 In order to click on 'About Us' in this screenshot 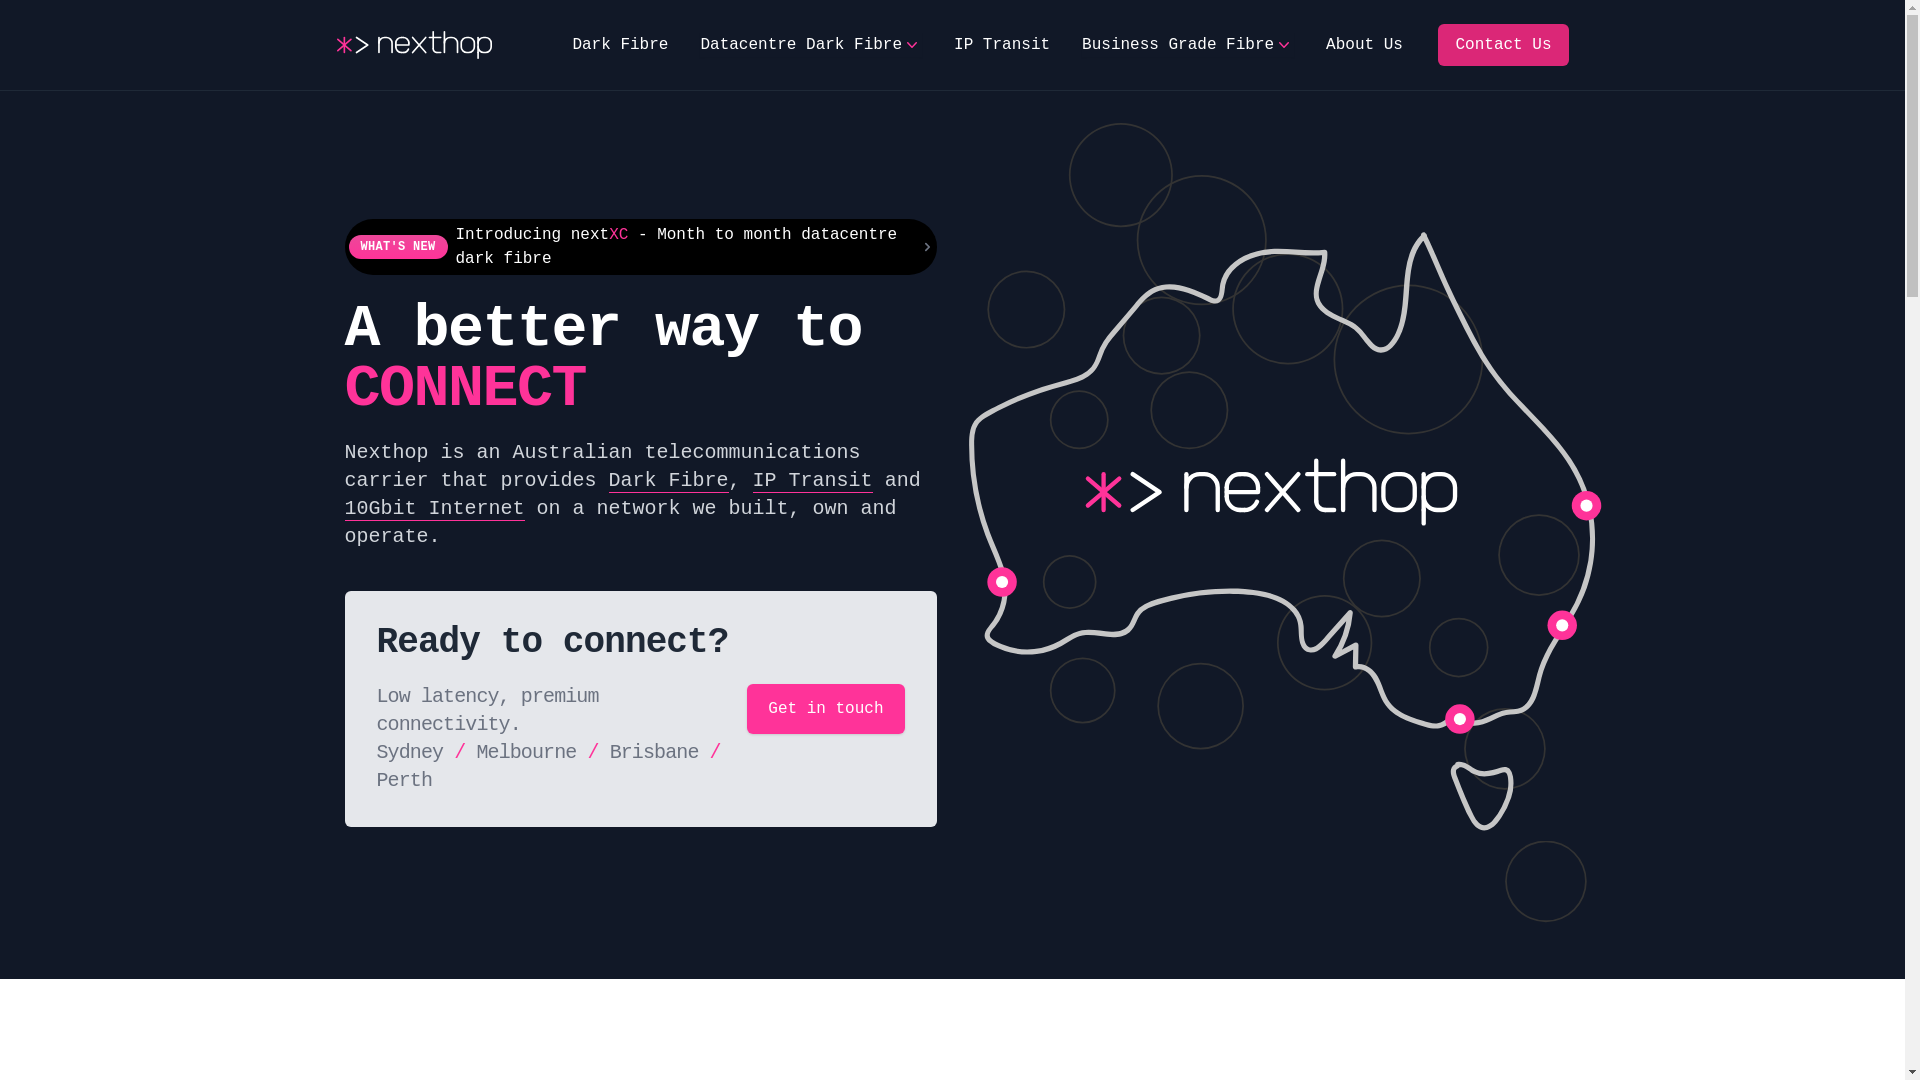, I will do `click(1325, 45)`.